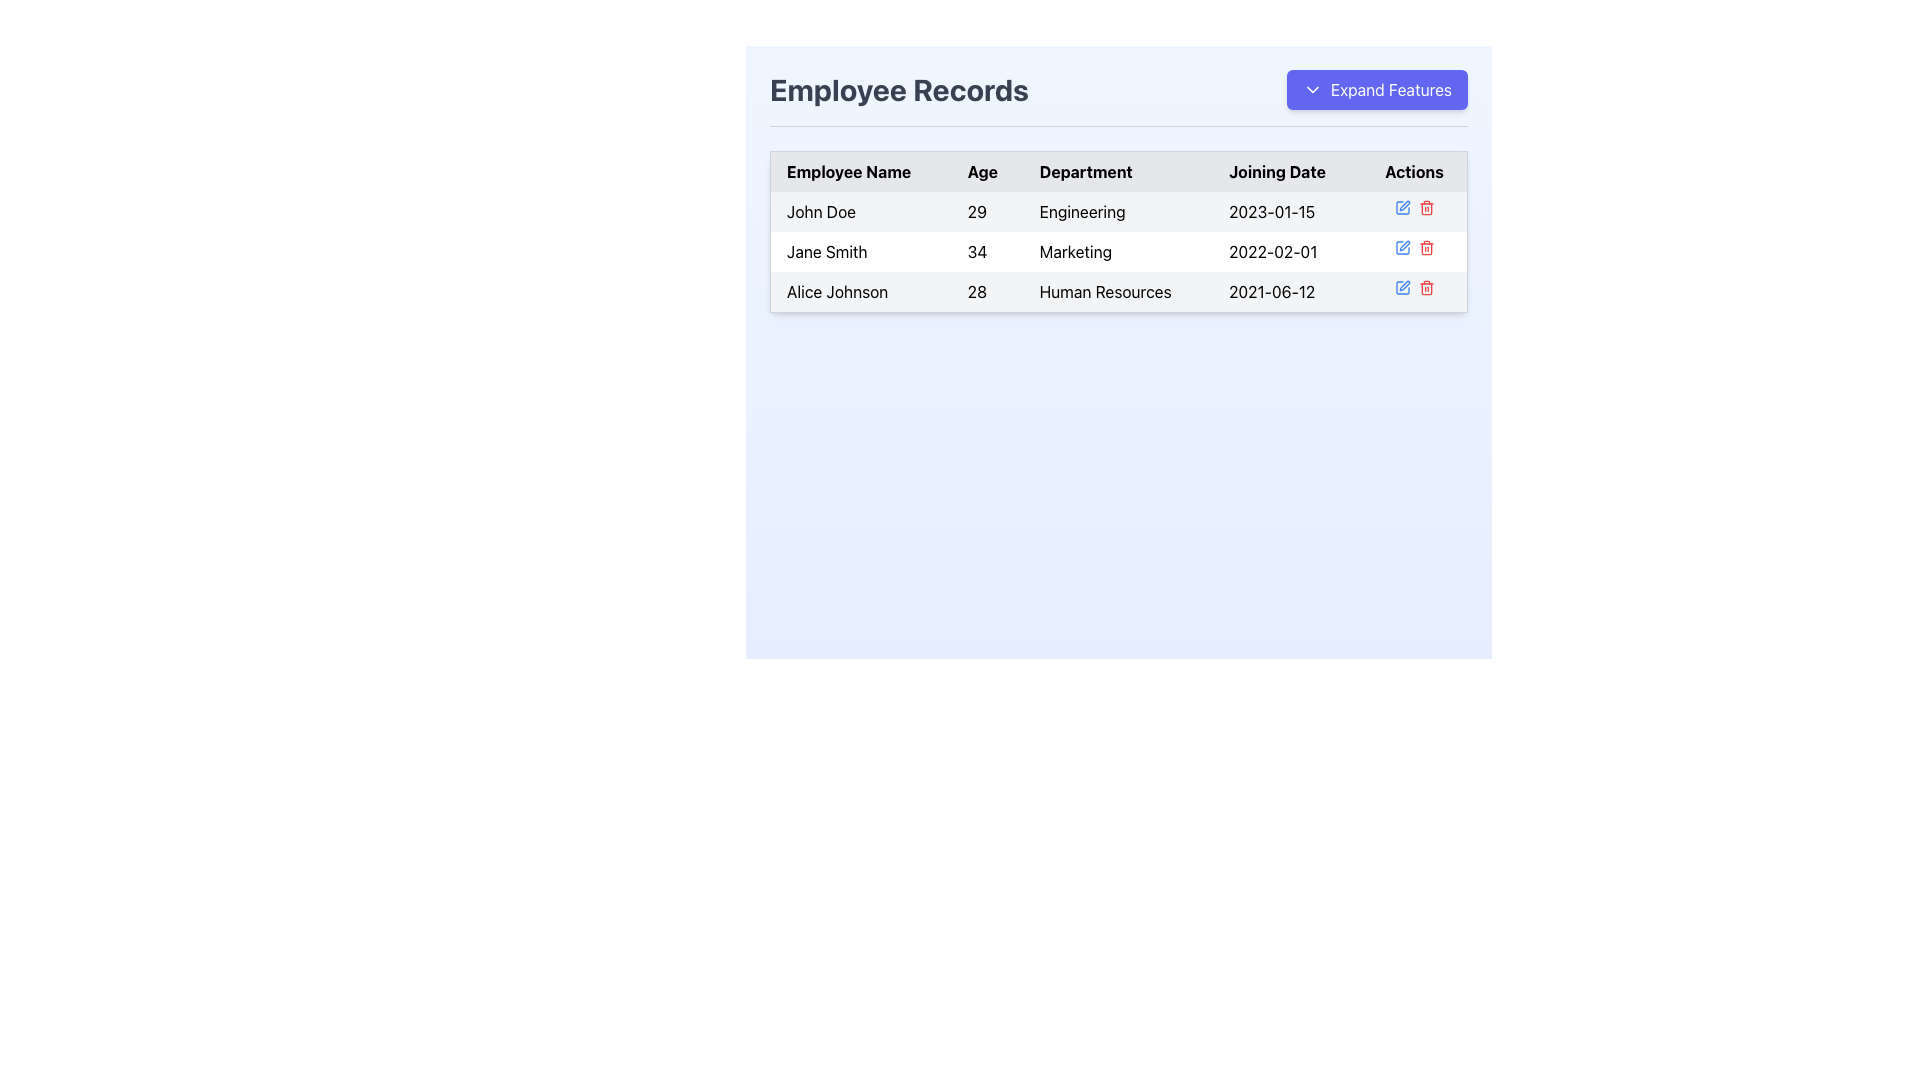 This screenshot has width=1920, height=1080. What do you see at coordinates (1425, 248) in the screenshot?
I see `the delete SVG icon in the 'Actions' column for Jane Smith's record, which is the second icon from the left` at bounding box center [1425, 248].